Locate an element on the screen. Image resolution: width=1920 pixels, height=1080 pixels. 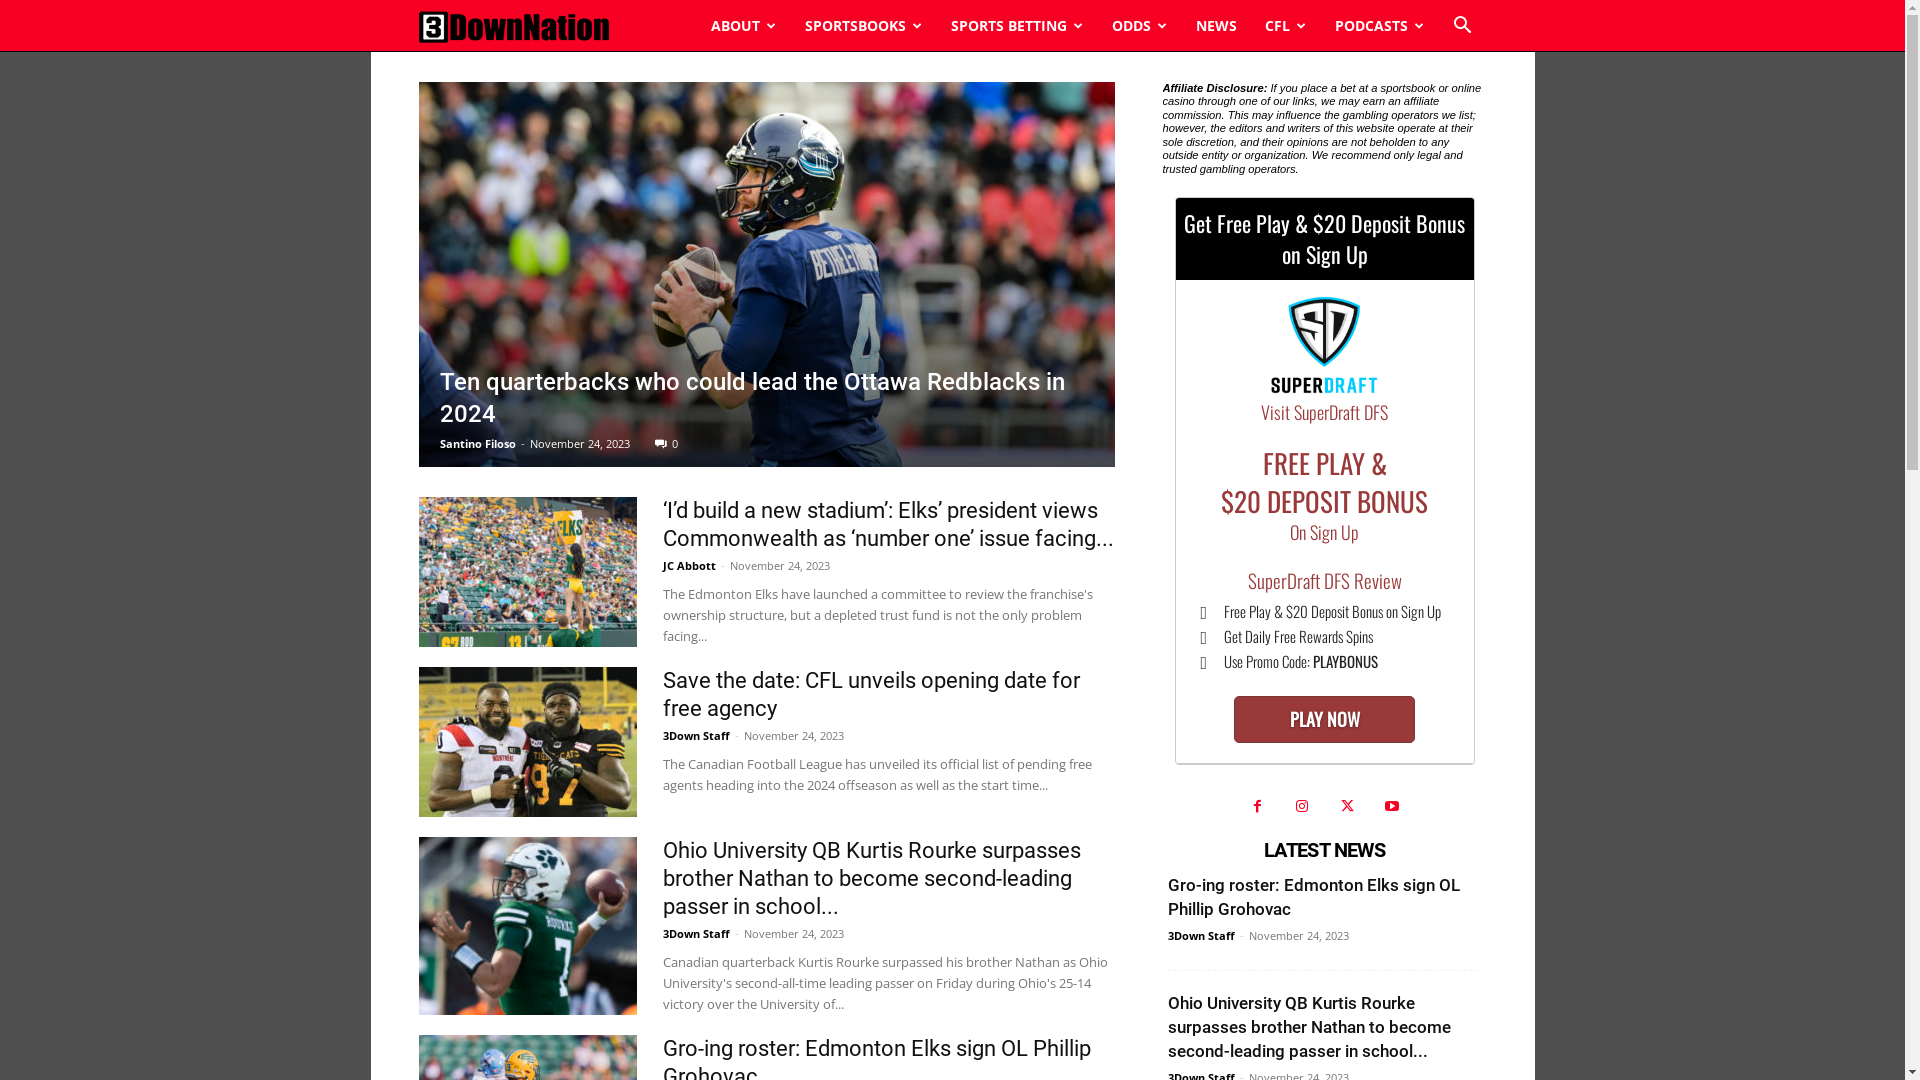
'ABOUT' is located at coordinates (742, 26).